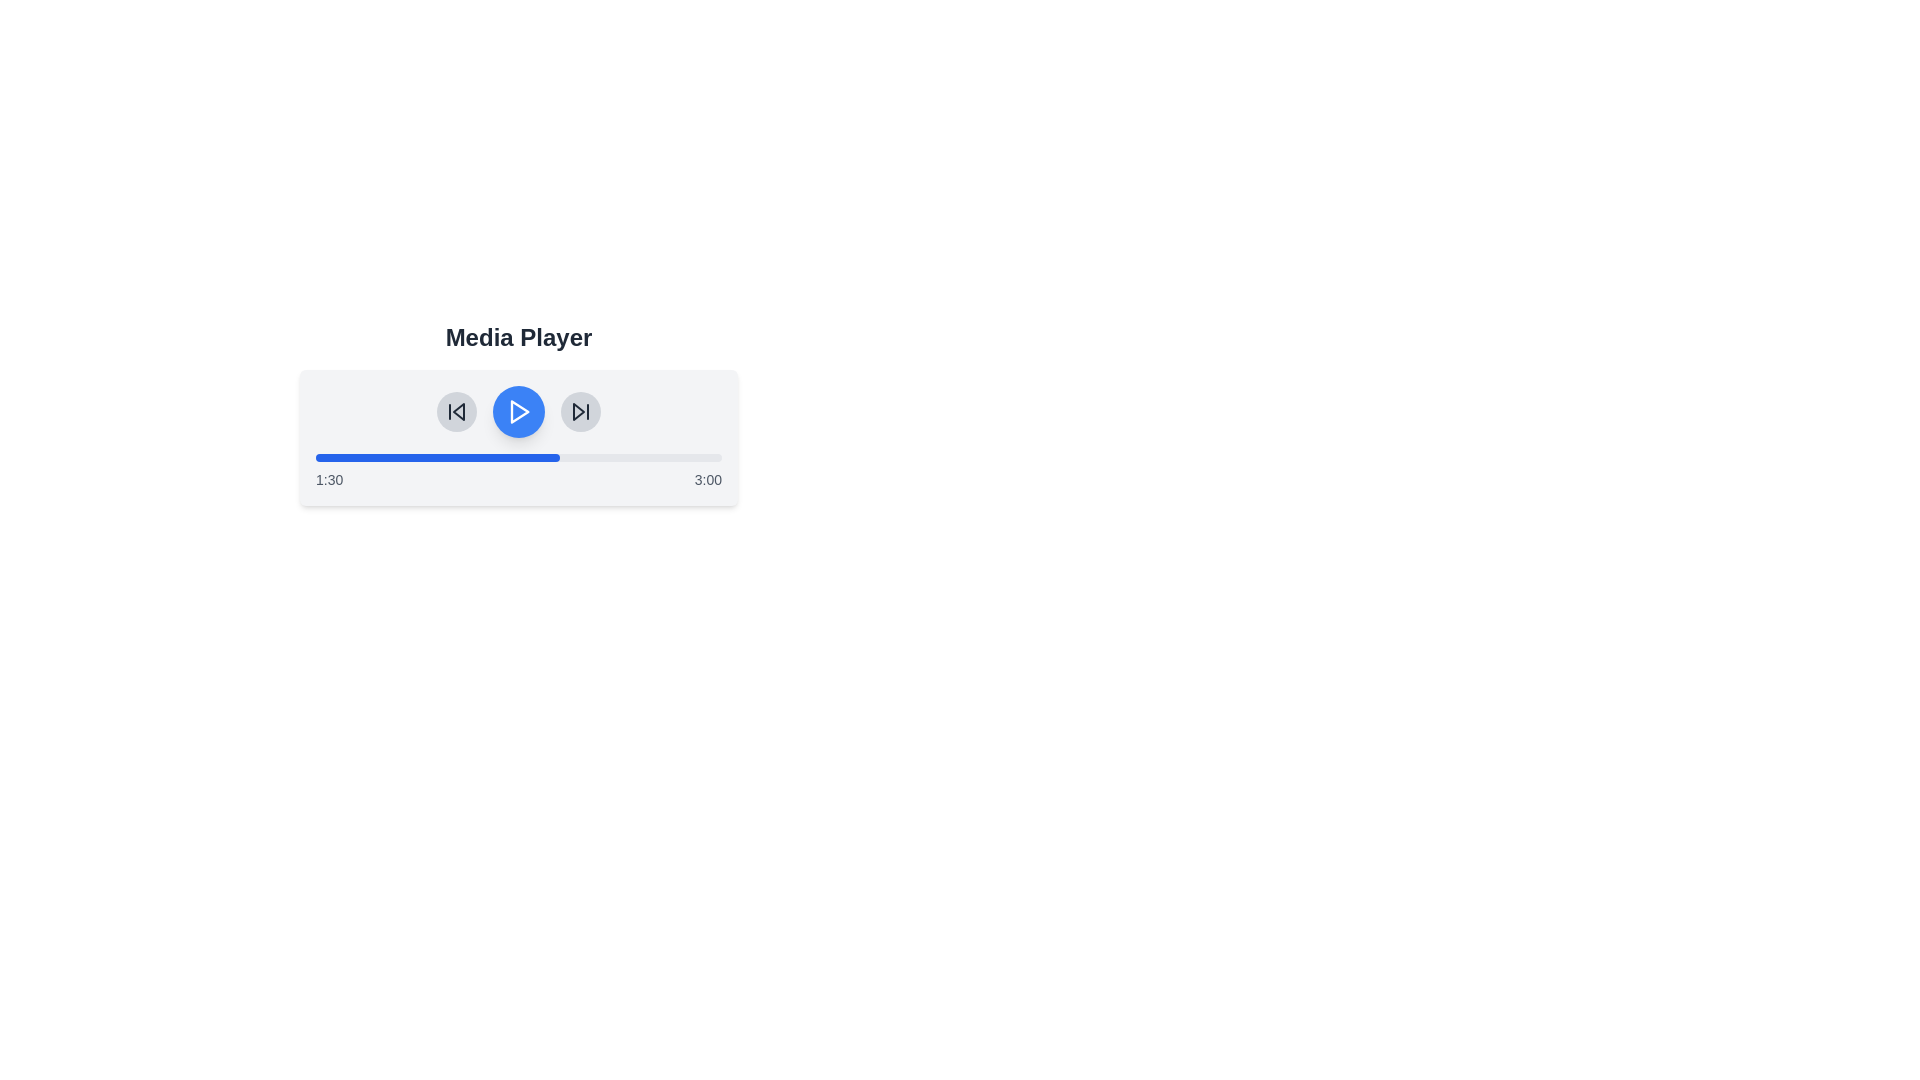 This screenshot has height=1080, width=1920. I want to click on the playback control button, which is the second button from the left in a horizontal layout of three buttons, so click(518, 411).